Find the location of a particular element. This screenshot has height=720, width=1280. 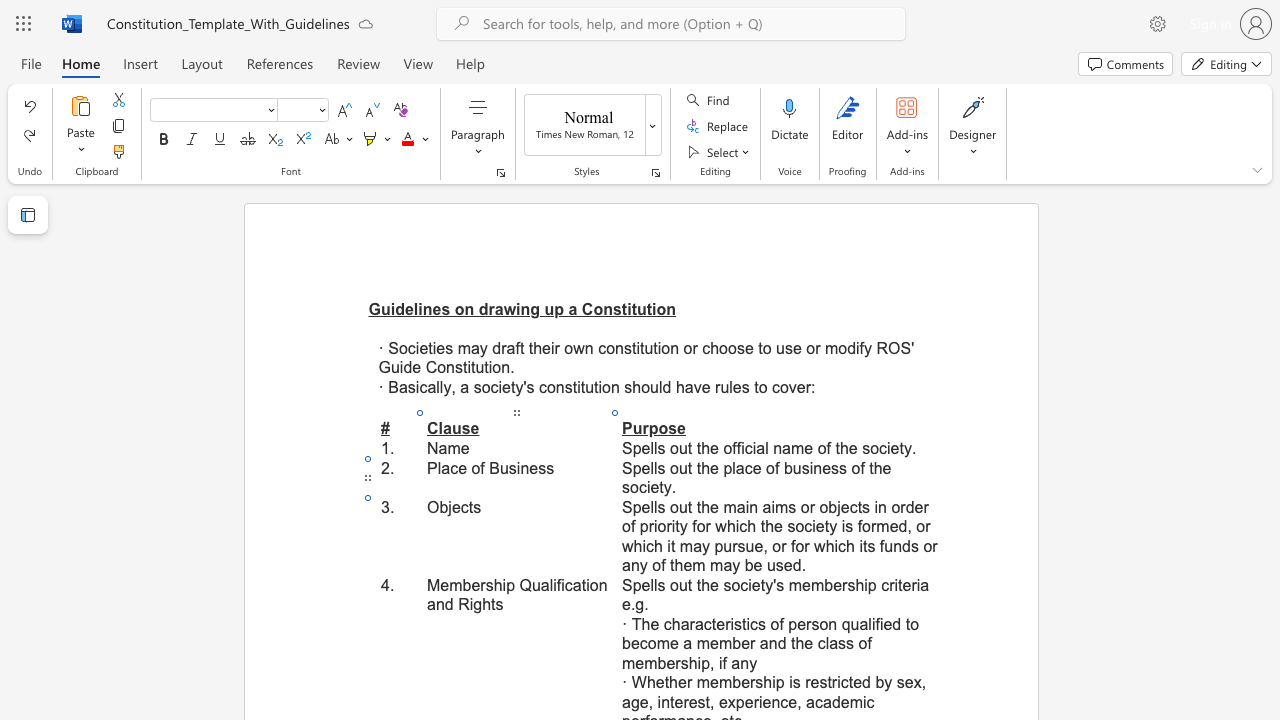

the 2th character "h" in the text is located at coordinates (486, 603).